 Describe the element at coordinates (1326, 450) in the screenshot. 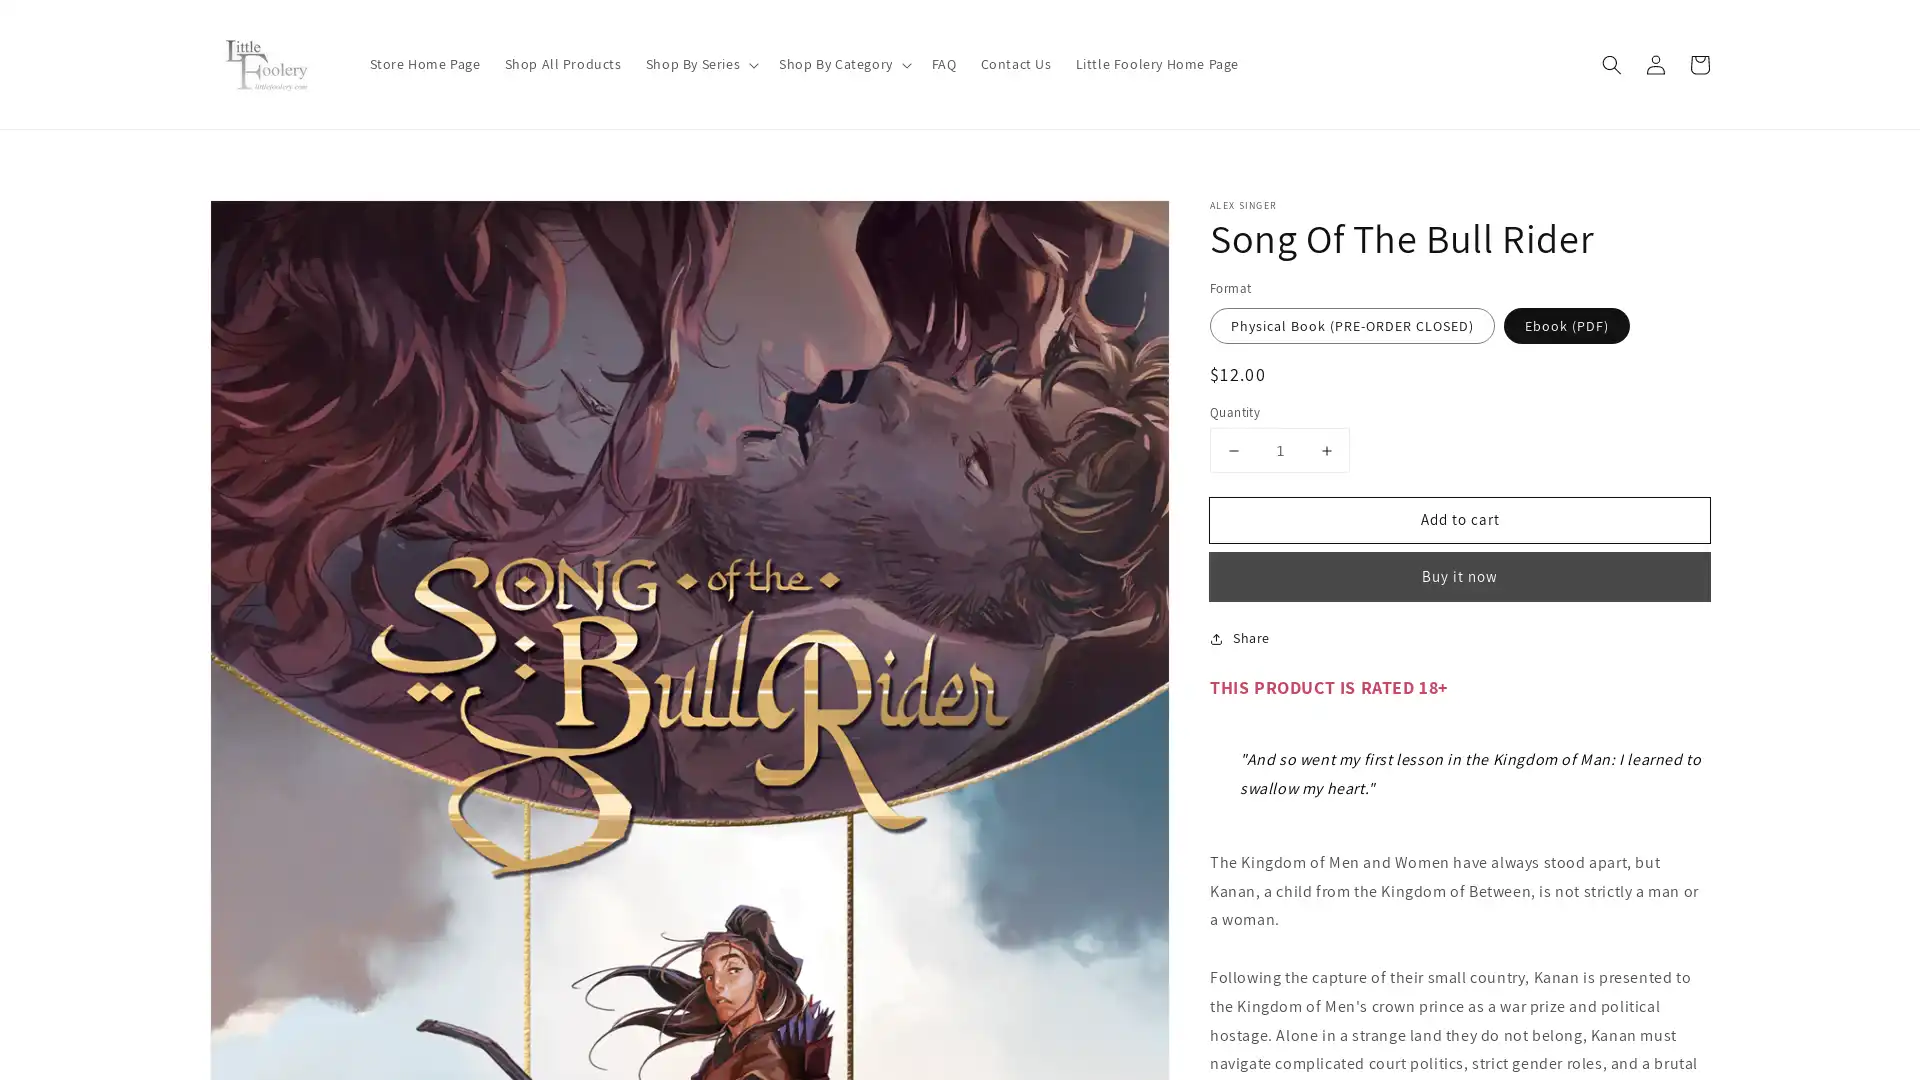

I see `Increase quantity for Song Of The Bull Rider` at that location.